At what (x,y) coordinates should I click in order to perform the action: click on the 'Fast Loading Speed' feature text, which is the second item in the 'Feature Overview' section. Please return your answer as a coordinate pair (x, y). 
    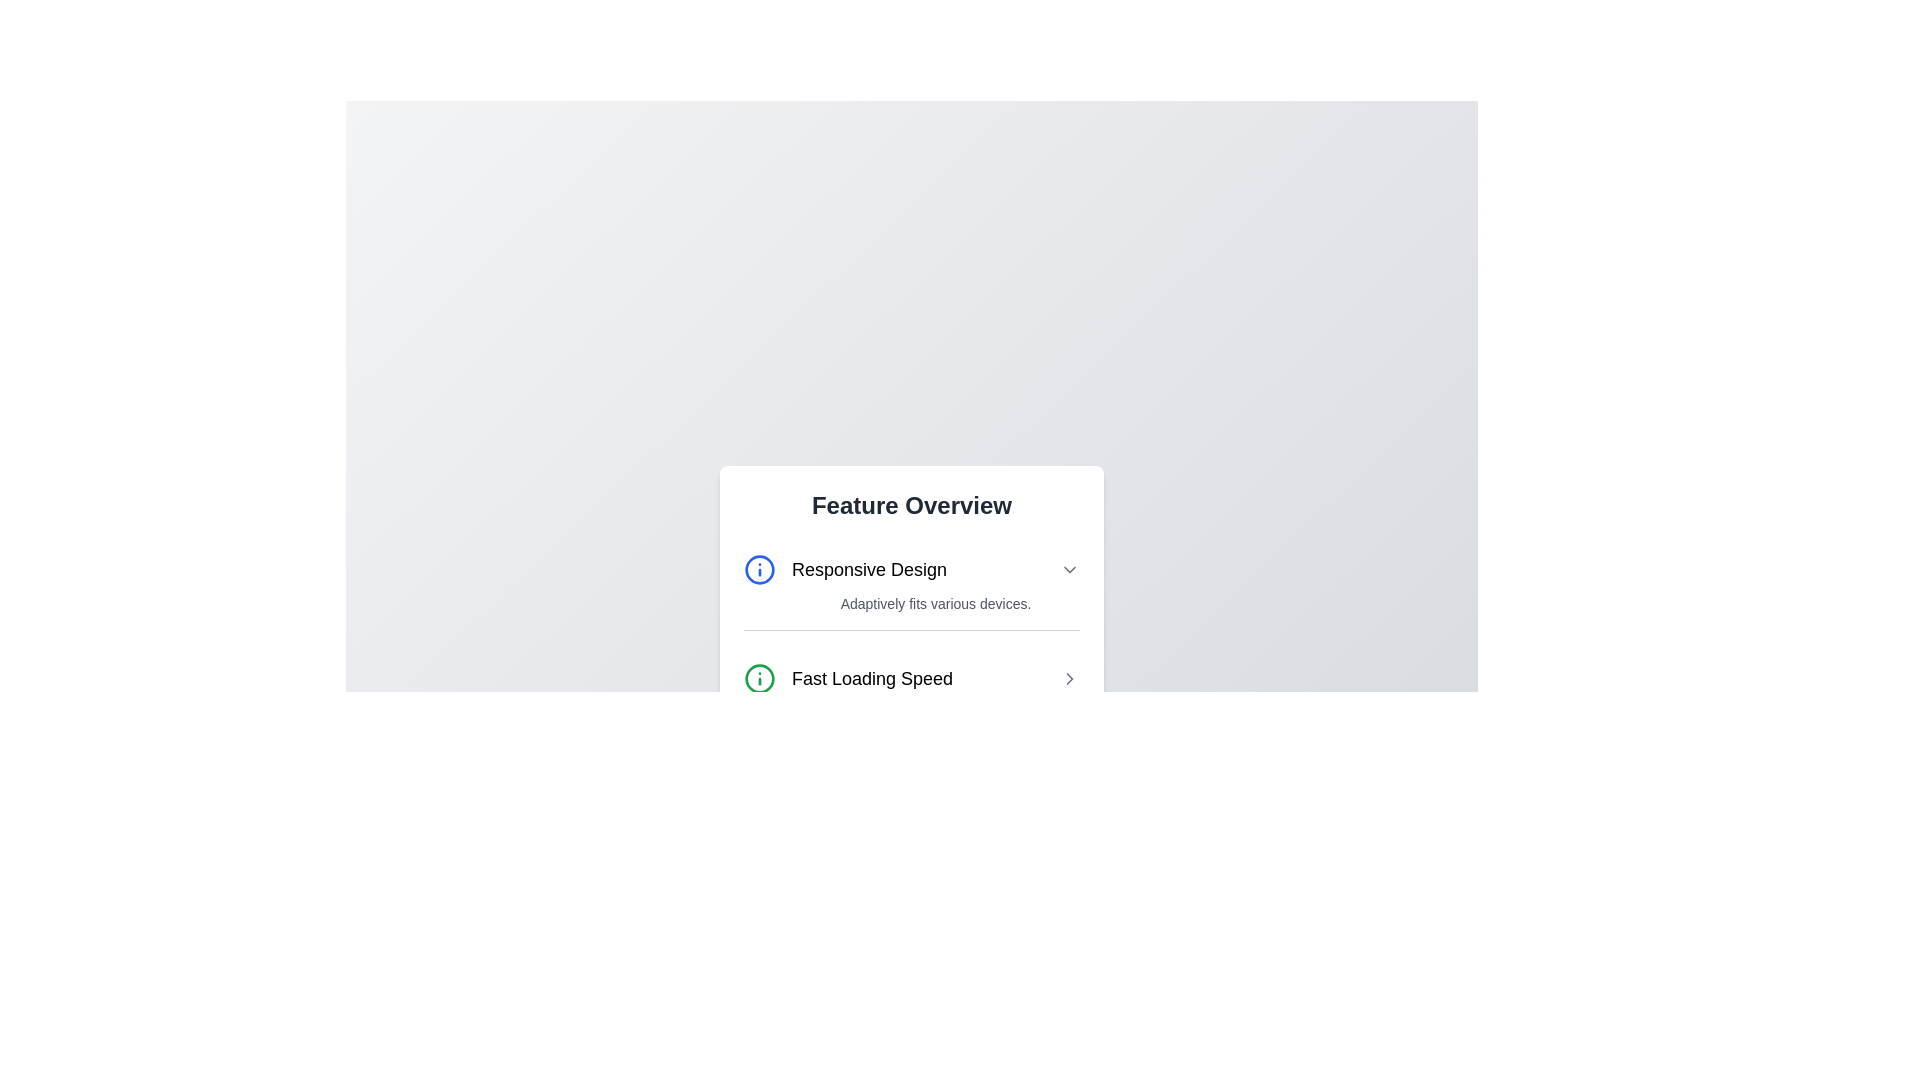
    Looking at the image, I should click on (911, 677).